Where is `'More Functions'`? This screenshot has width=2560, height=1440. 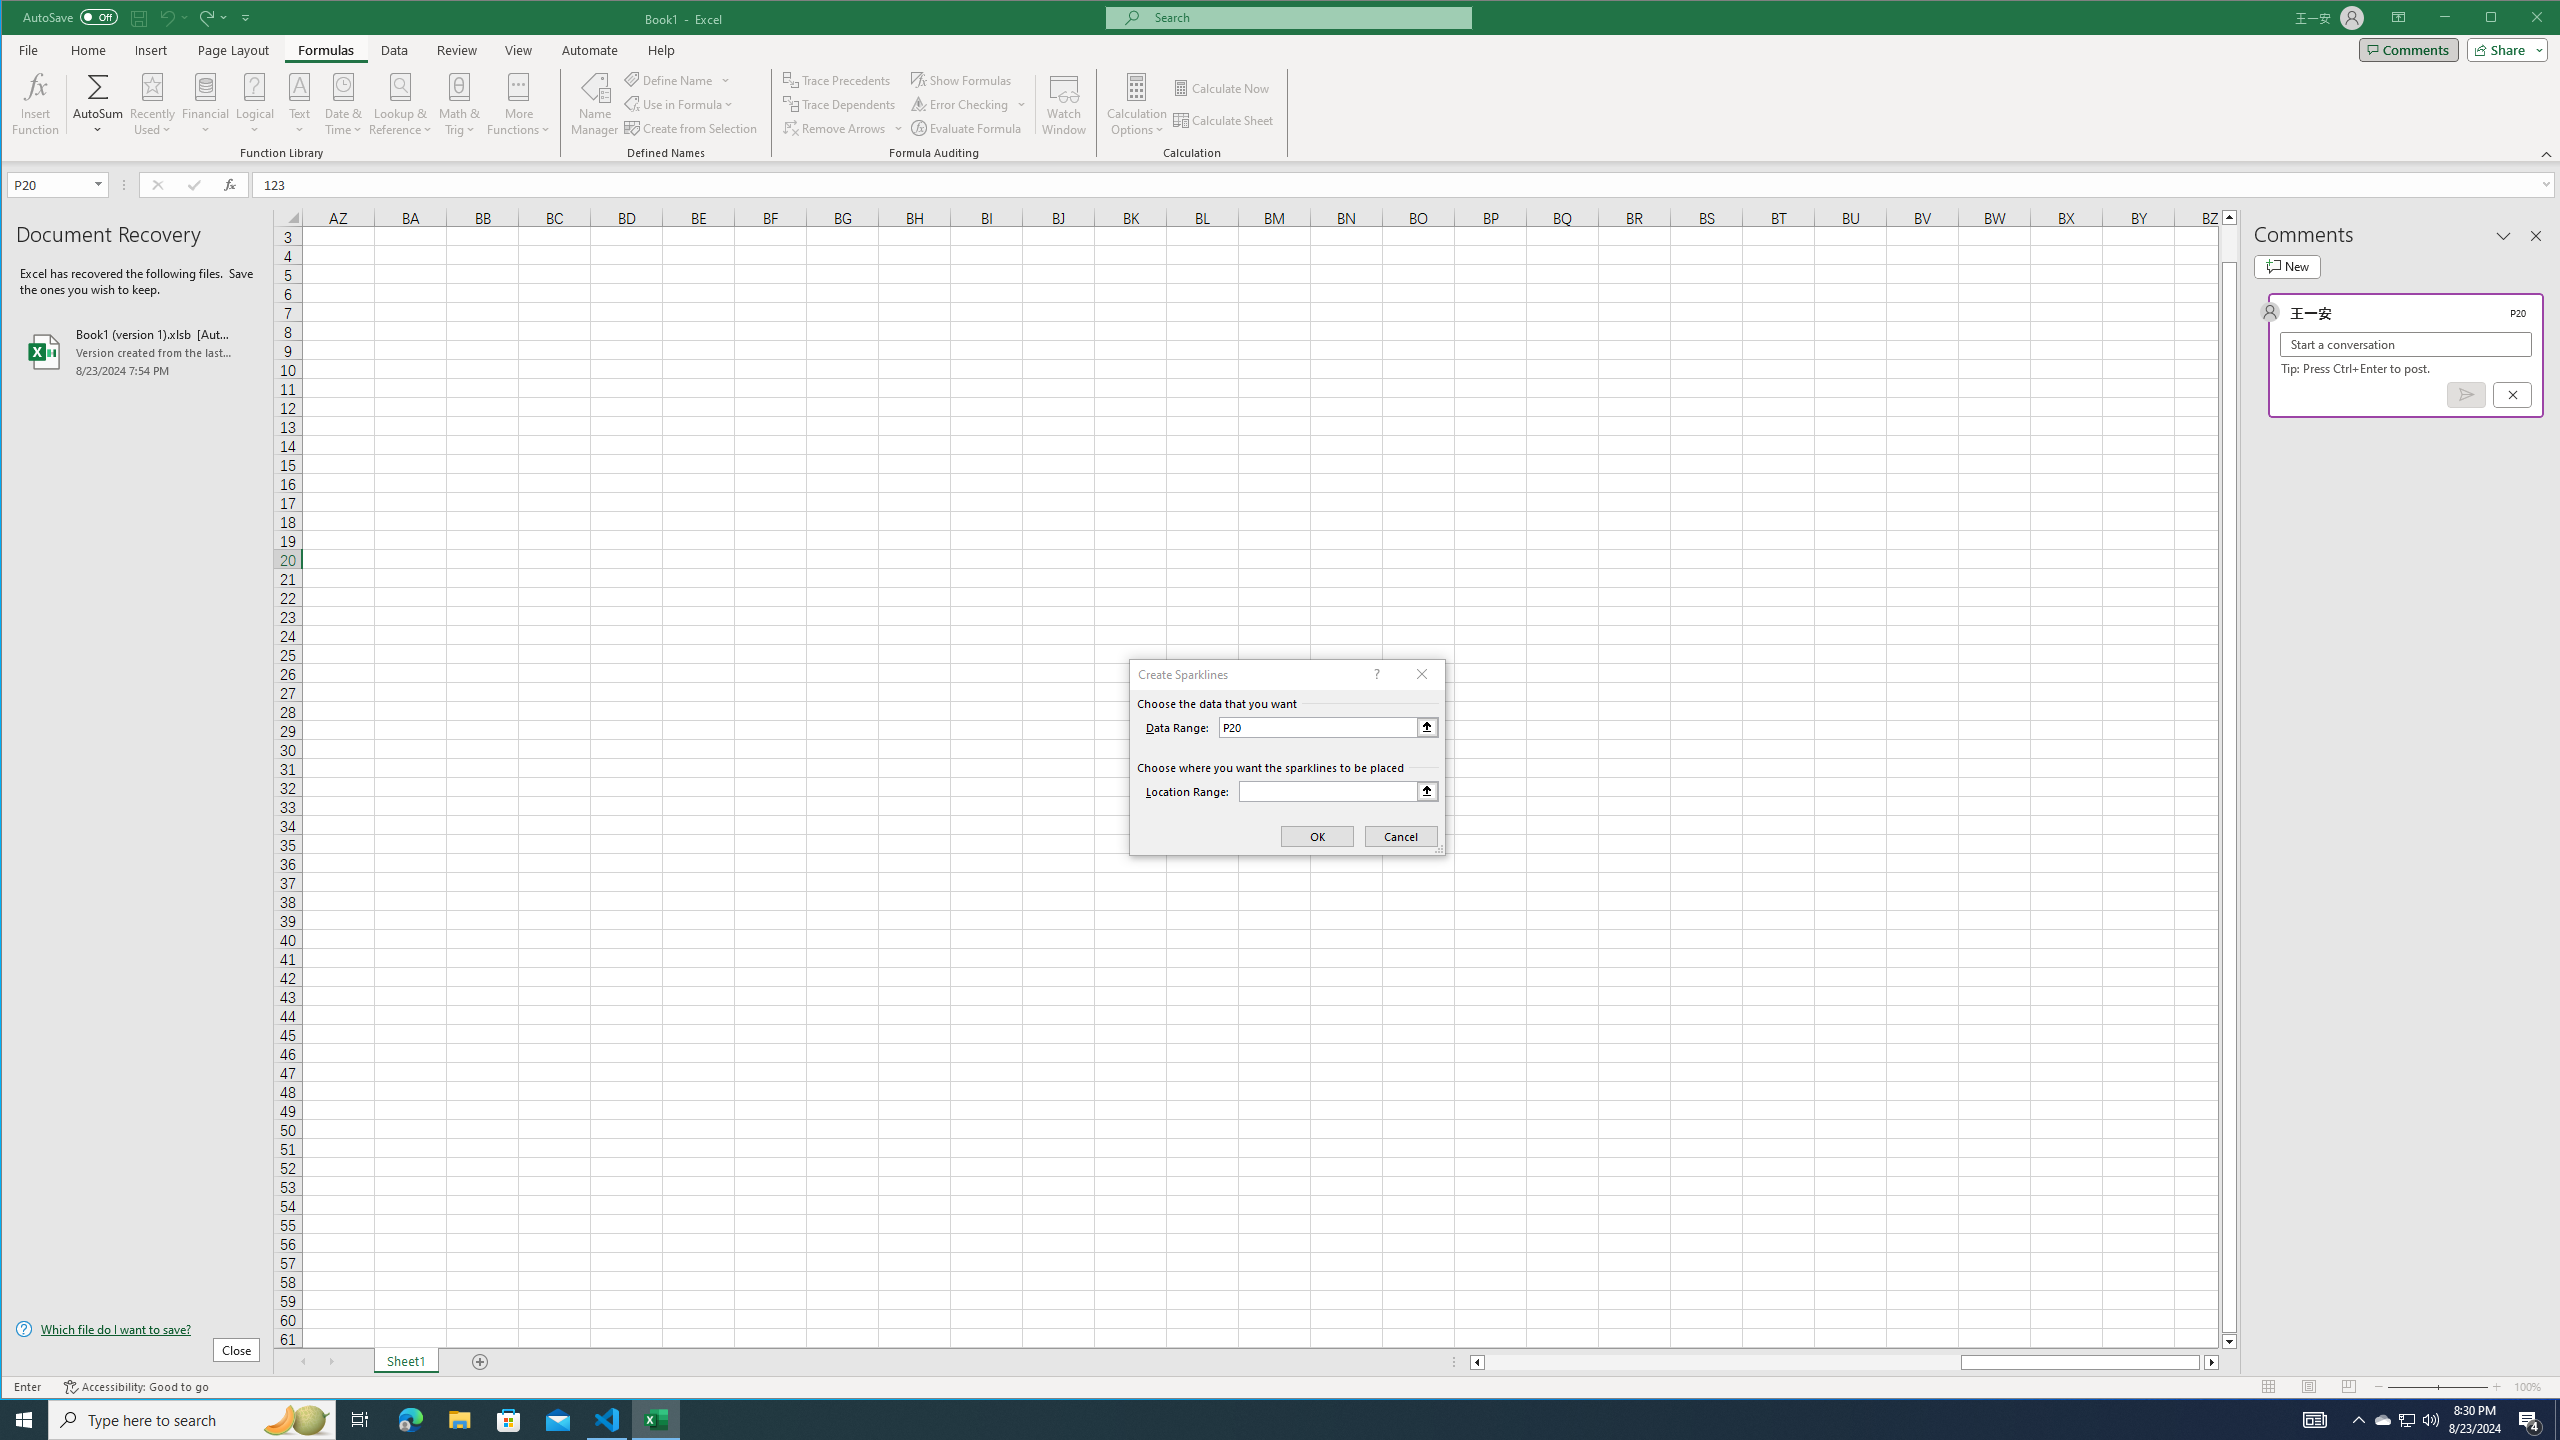 'More Functions' is located at coordinates (517, 103).